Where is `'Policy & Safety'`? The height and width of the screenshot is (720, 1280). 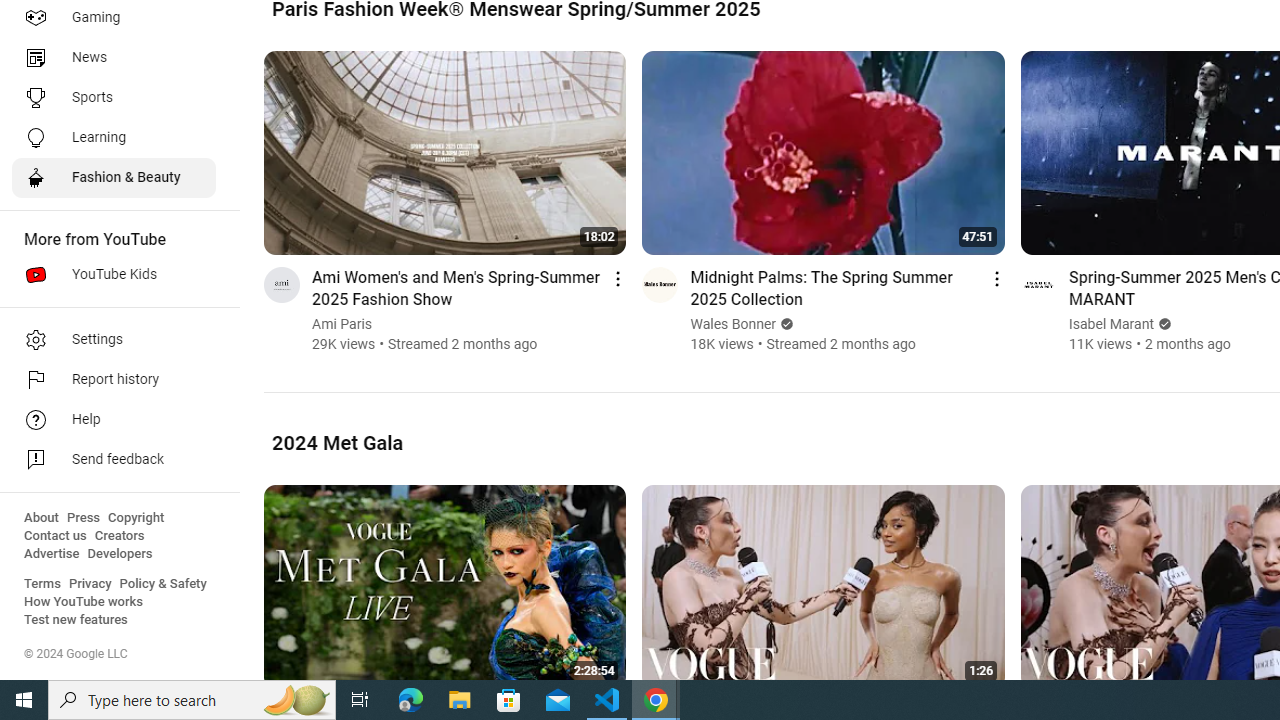 'Policy & Safety' is located at coordinates (163, 584).